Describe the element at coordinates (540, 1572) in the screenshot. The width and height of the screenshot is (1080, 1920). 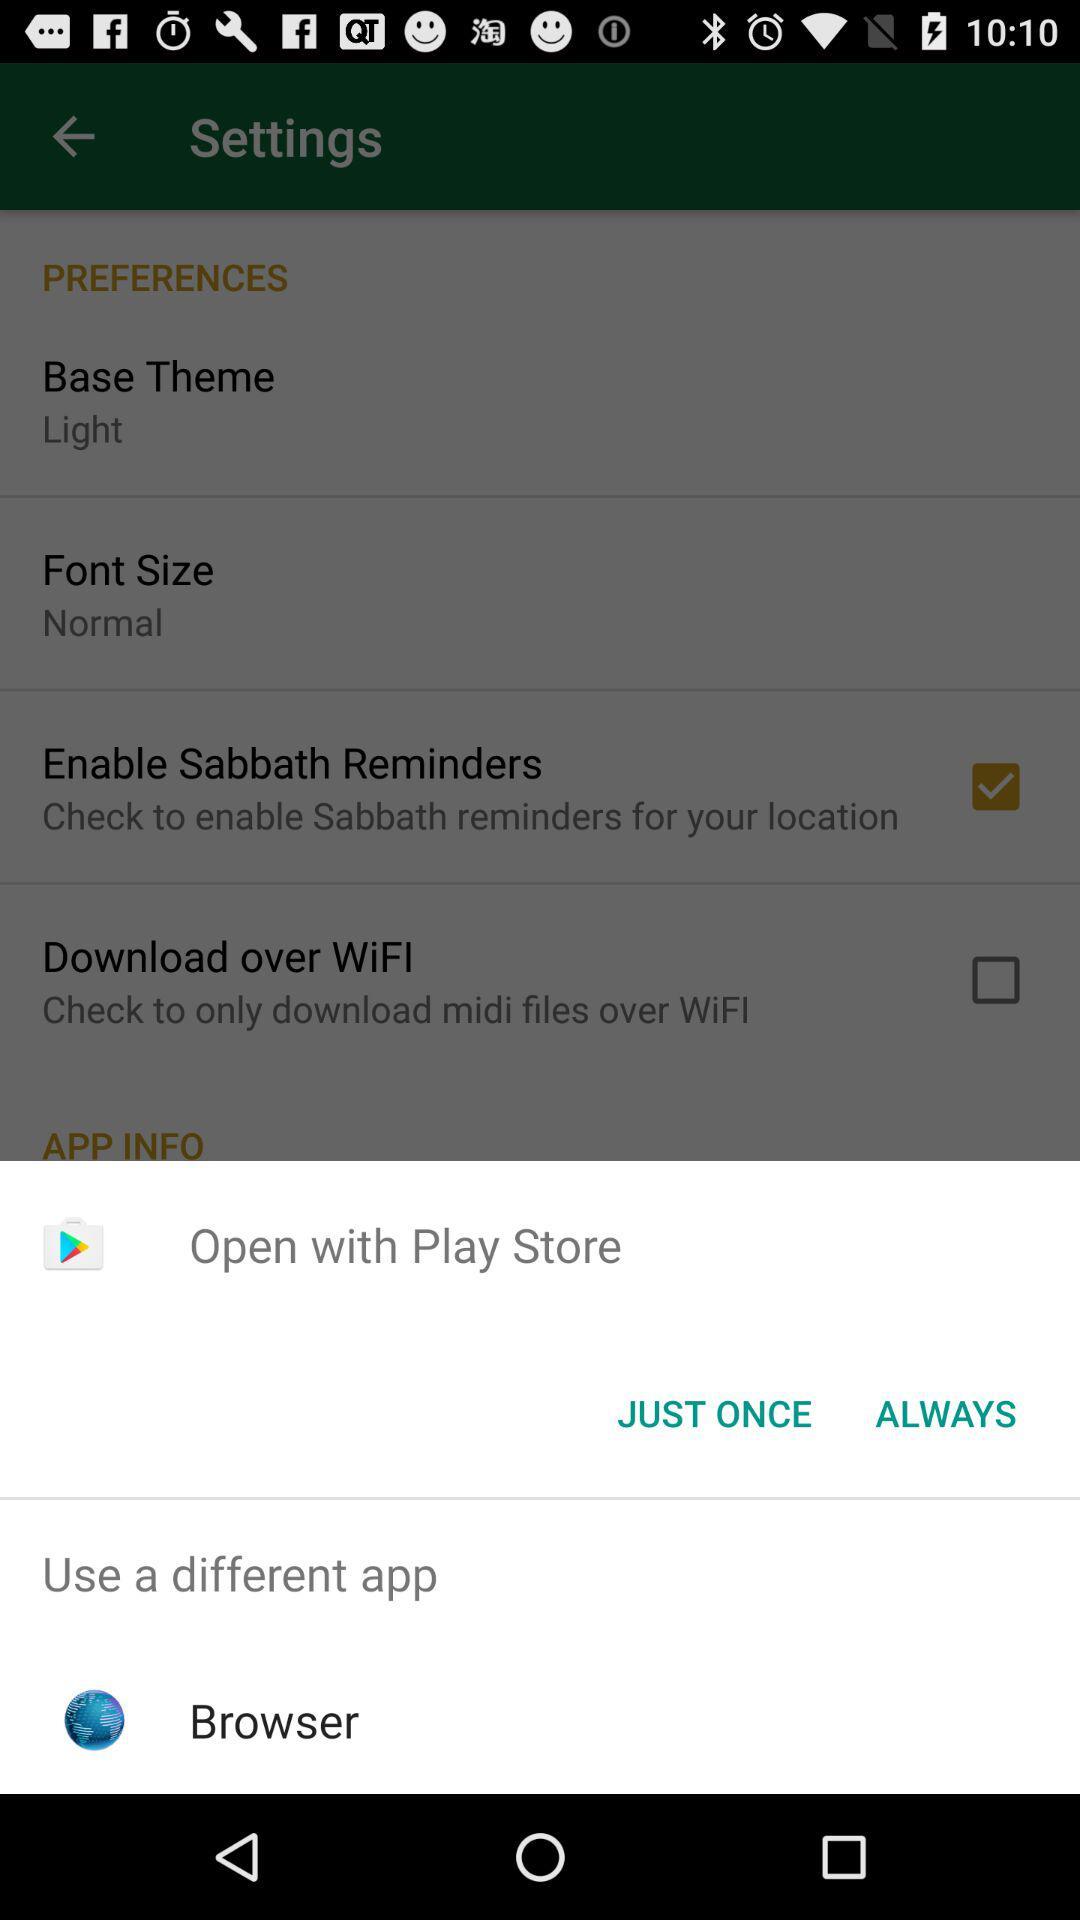
I see `the use a different icon` at that location.